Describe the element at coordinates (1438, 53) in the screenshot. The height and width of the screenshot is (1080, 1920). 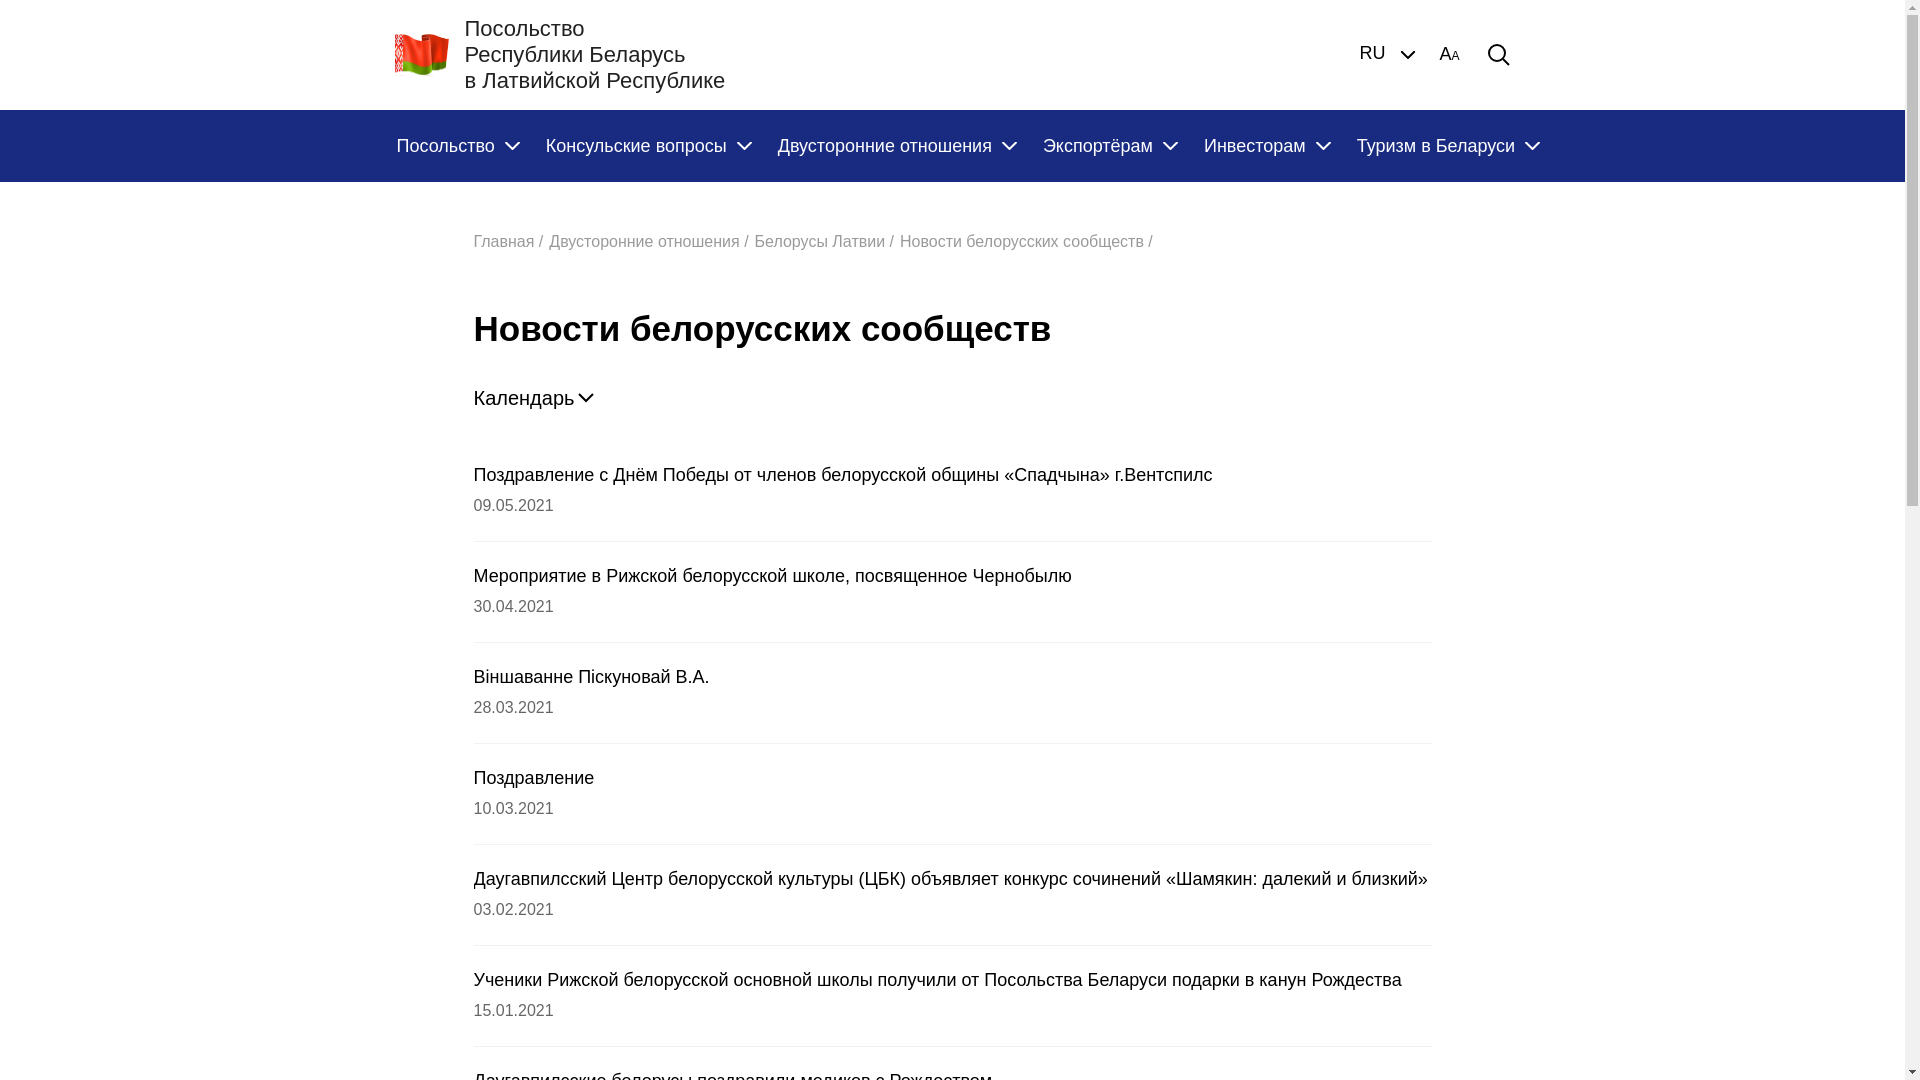
I see `'AA'` at that location.